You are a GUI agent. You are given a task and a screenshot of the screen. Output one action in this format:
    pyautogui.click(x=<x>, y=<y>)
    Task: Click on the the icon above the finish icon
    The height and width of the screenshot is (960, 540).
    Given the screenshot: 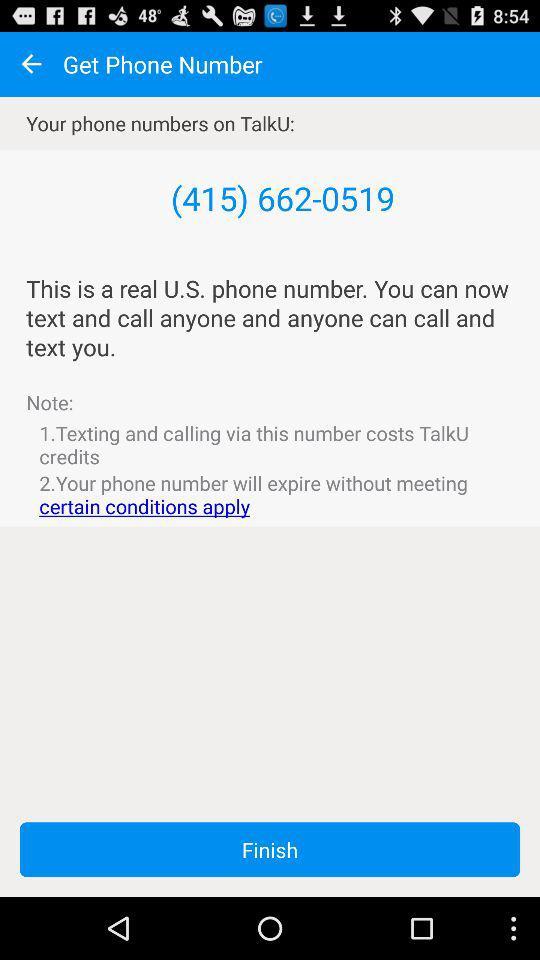 What is the action you would take?
    pyautogui.click(x=270, y=493)
    